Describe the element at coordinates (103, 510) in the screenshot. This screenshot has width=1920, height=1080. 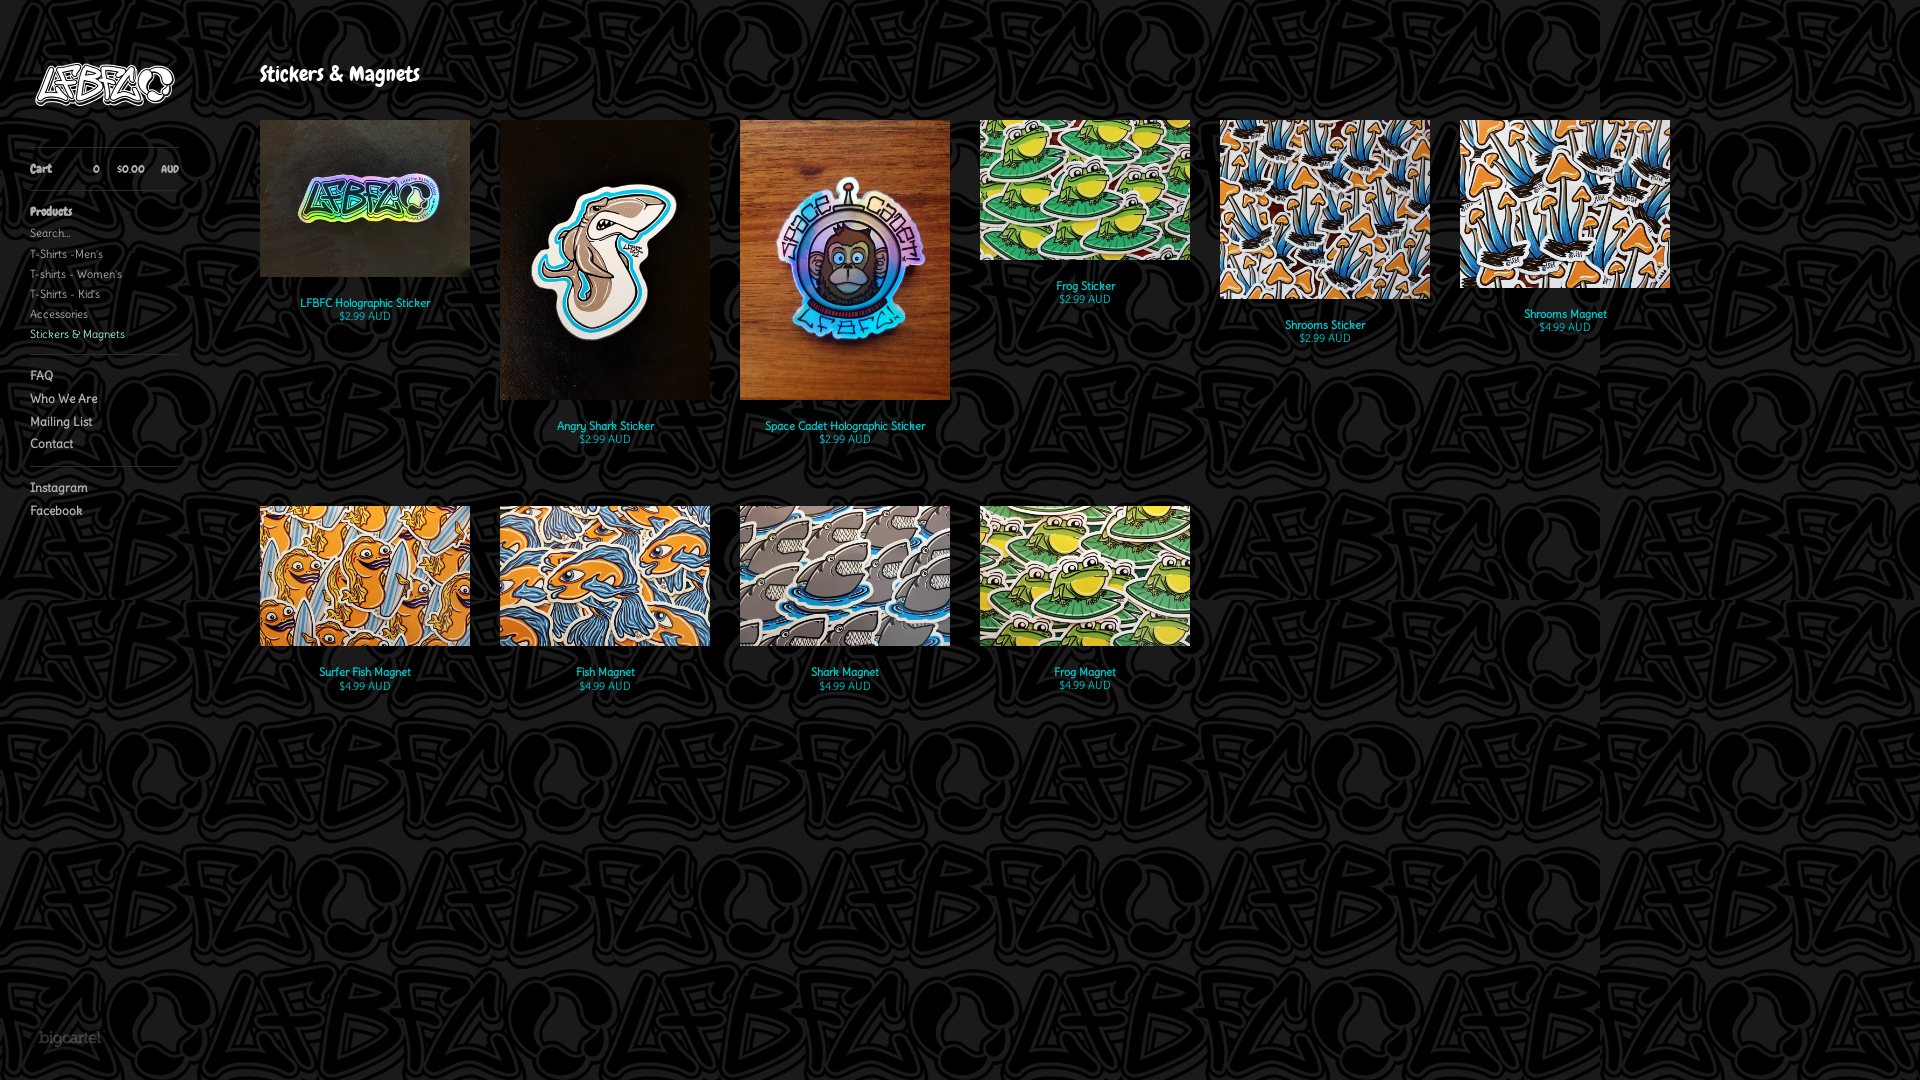
I see `'Facebook'` at that location.